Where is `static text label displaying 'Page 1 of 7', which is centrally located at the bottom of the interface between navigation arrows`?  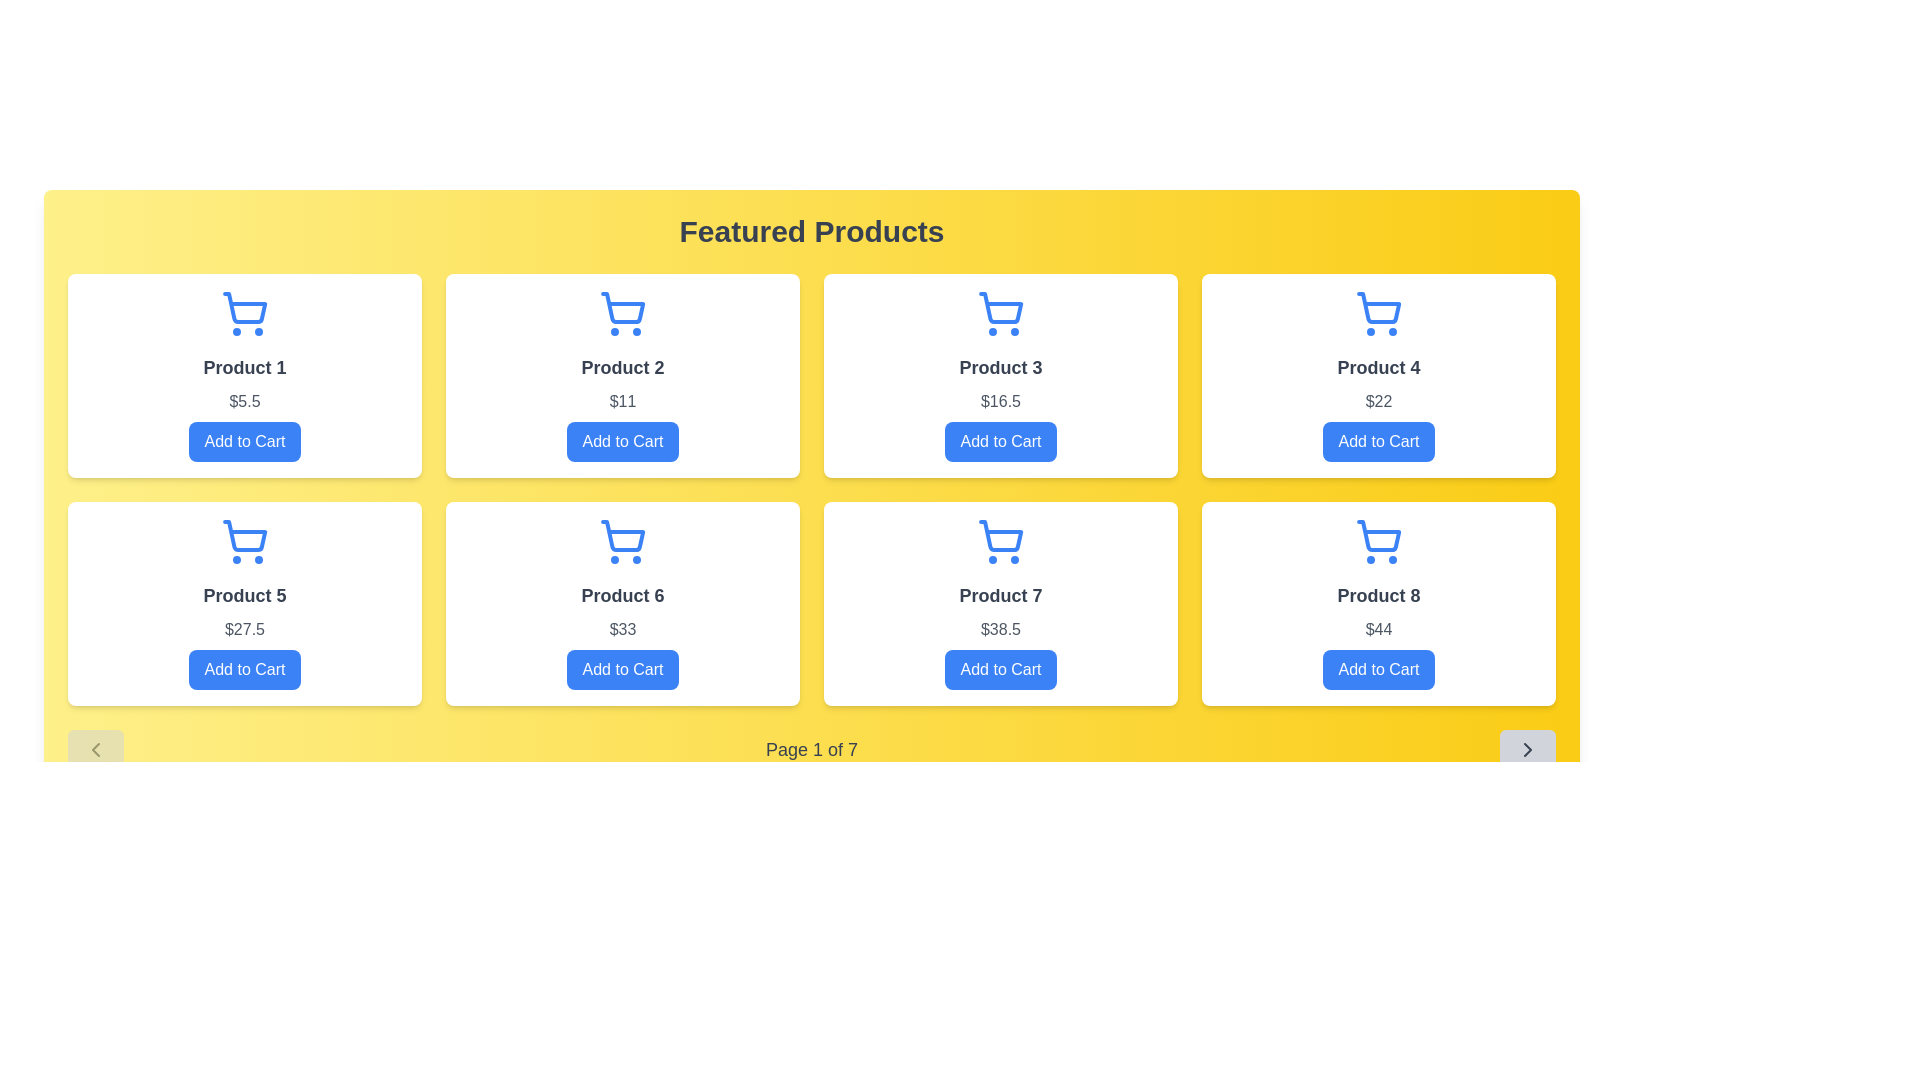
static text label displaying 'Page 1 of 7', which is centrally located at the bottom of the interface between navigation arrows is located at coordinates (811, 749).